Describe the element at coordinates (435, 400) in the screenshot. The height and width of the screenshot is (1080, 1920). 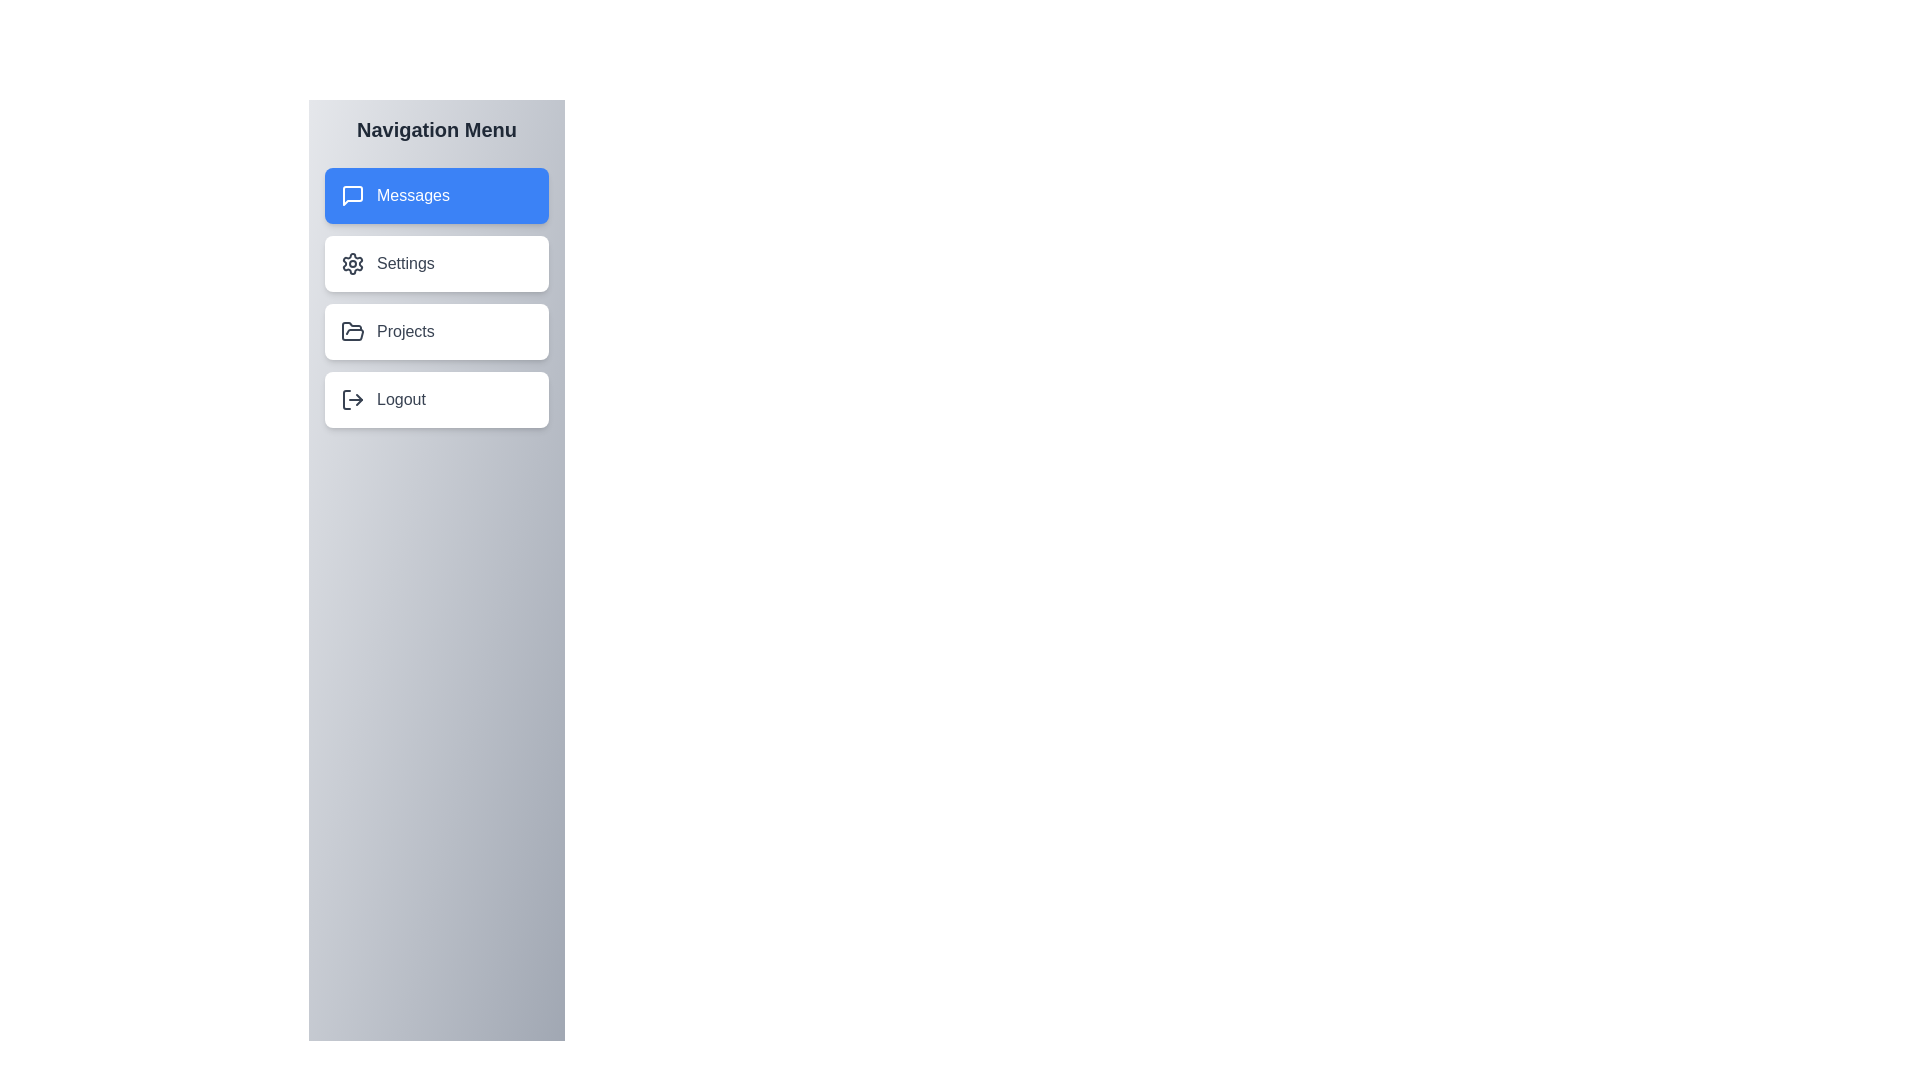
I see `the menu item Logout to navigate` at that location.